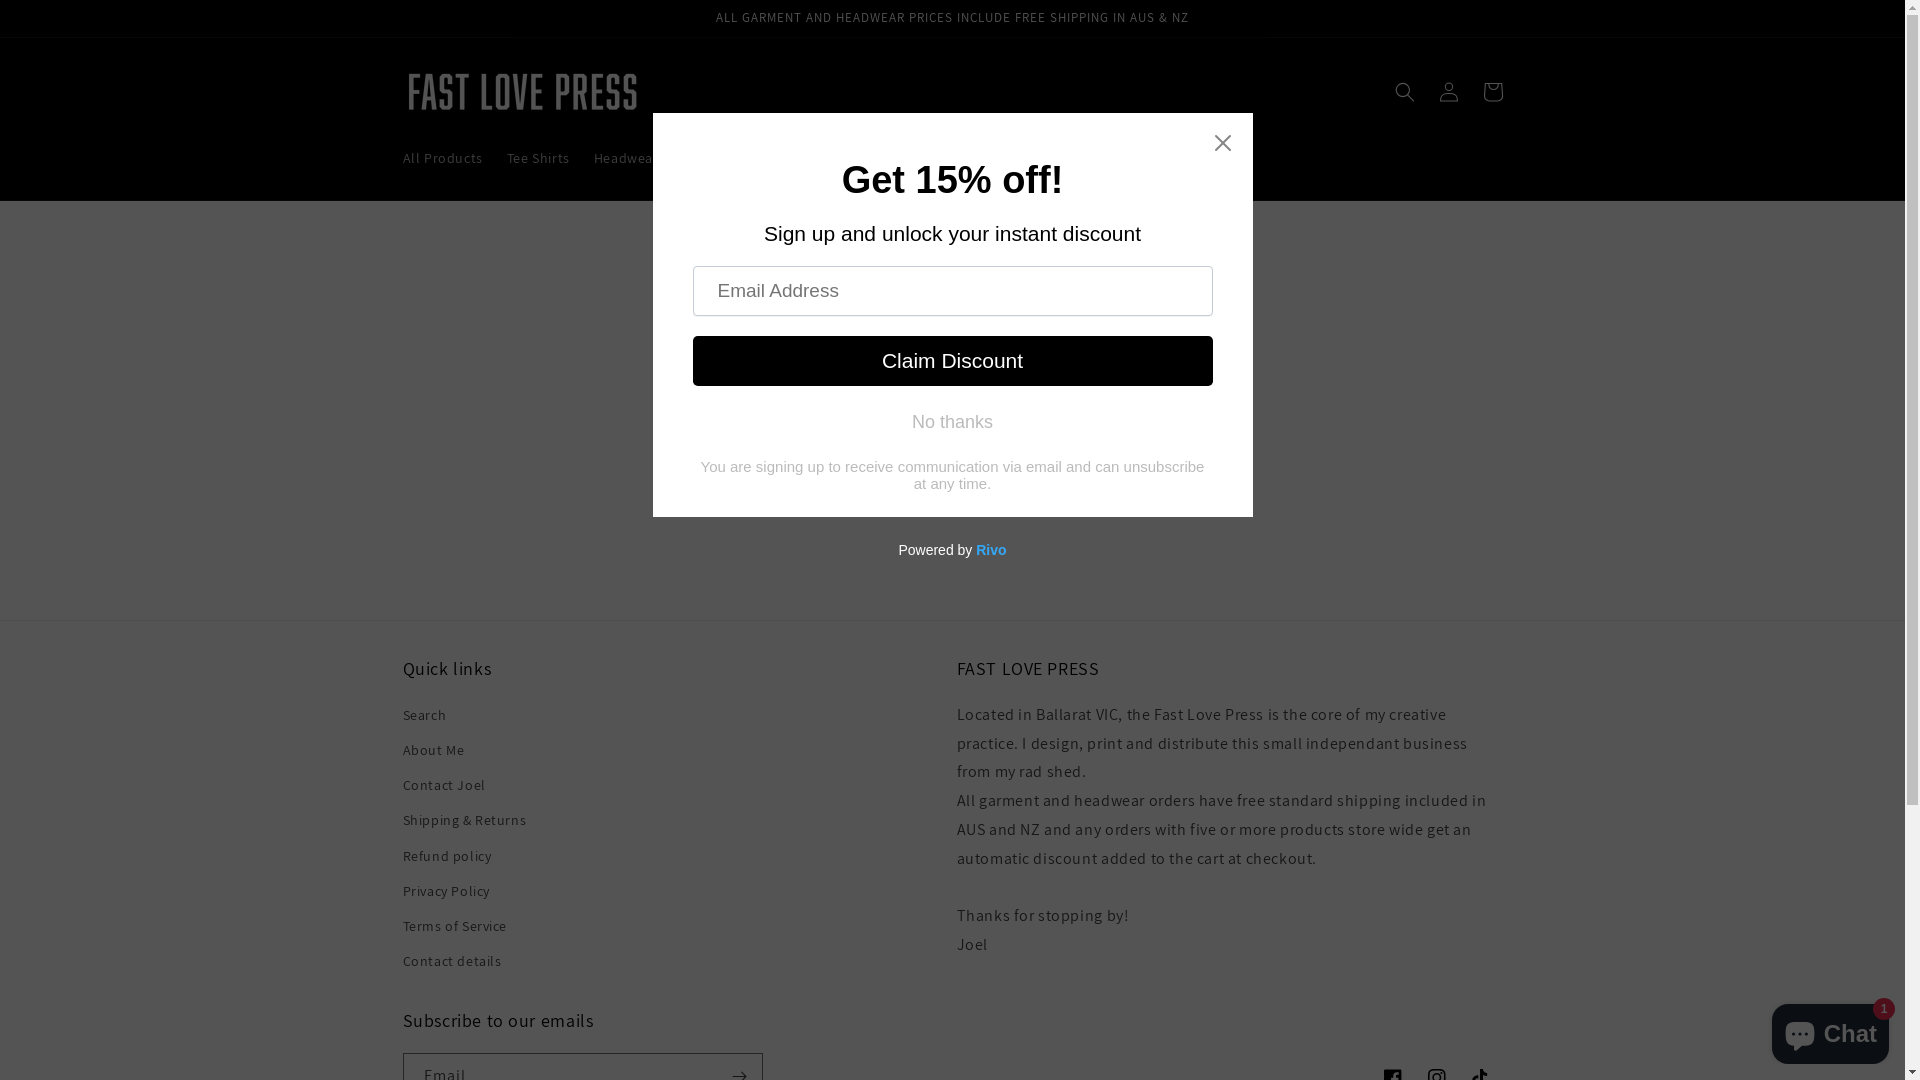 The height and width of the screenshot is (1080, 1920). Describe the element at coordinates (401, 750) in the screenshot. I see `'About Me'` at that location.